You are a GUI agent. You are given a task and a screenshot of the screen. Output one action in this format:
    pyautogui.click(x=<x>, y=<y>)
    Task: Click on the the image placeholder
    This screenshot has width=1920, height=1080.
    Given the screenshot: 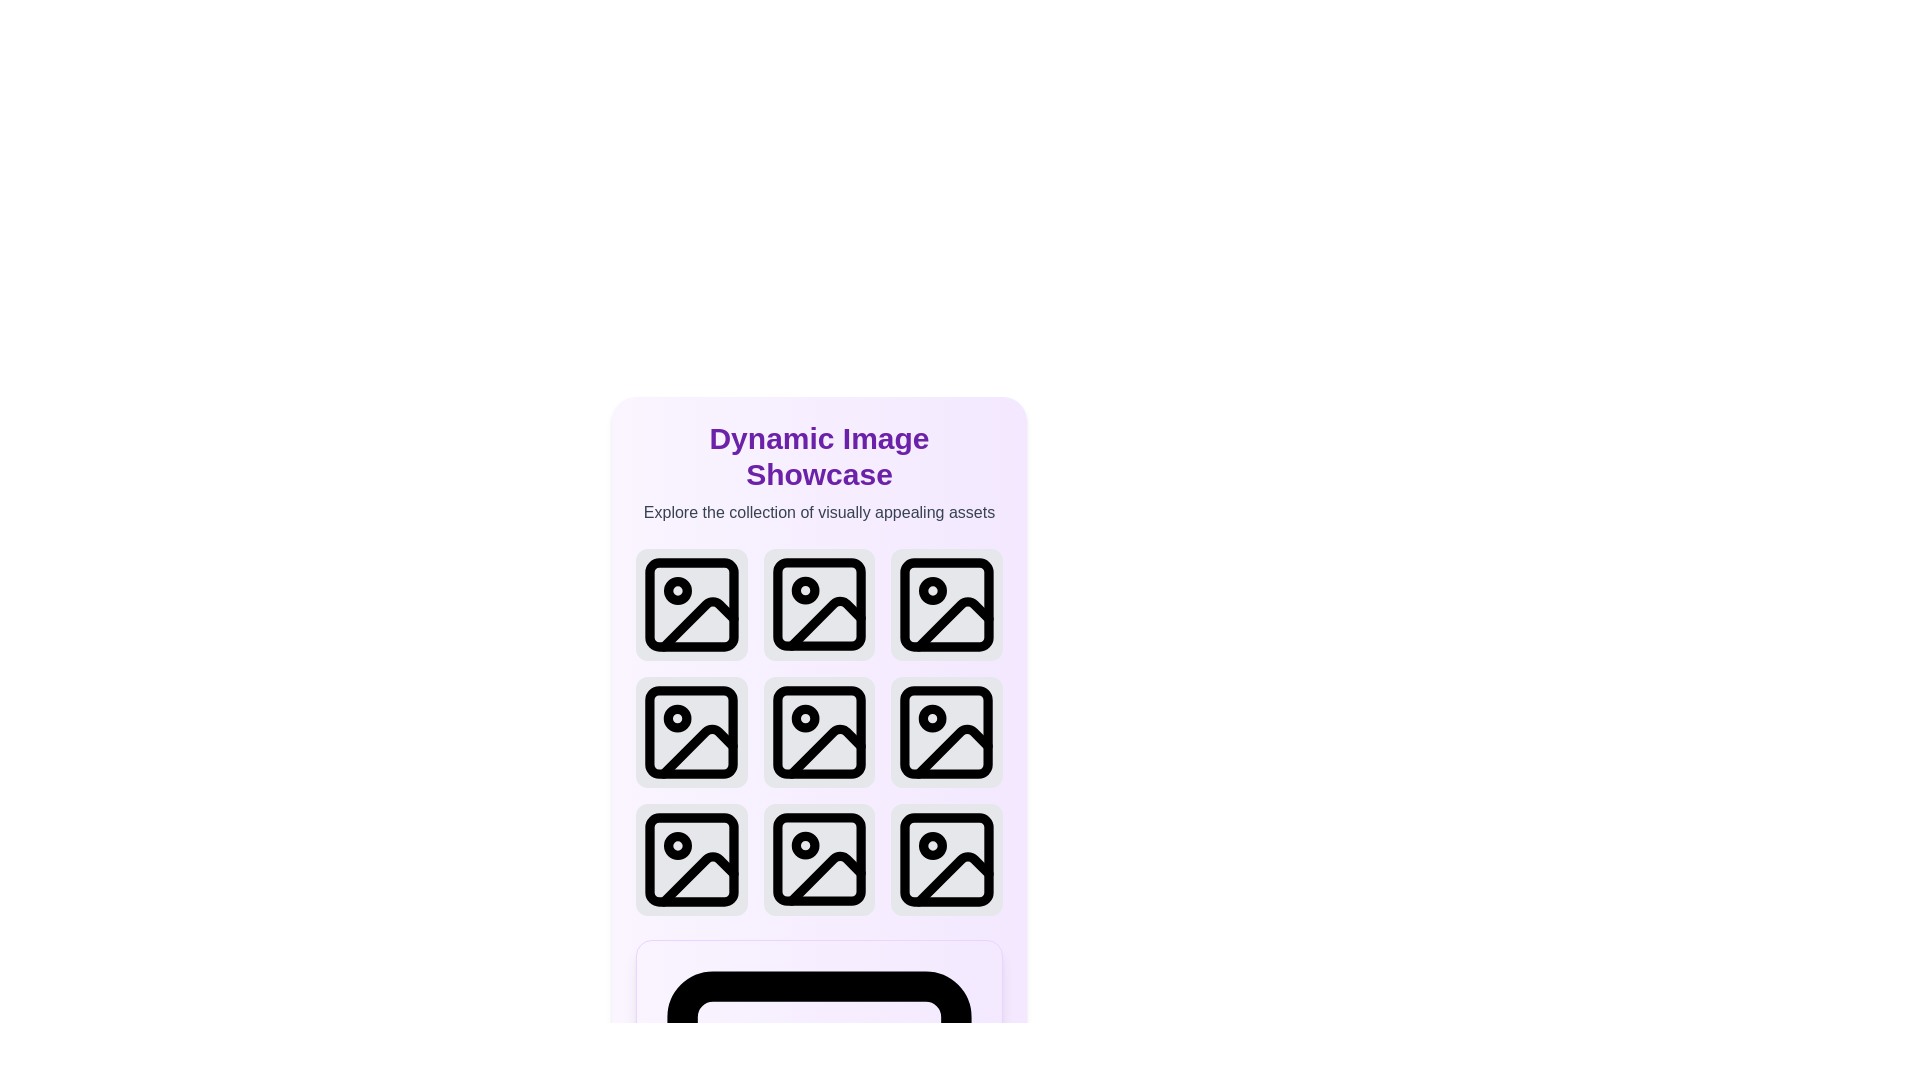 What is the action you would take?
    pyautogui.click(x=946, y=859)
    